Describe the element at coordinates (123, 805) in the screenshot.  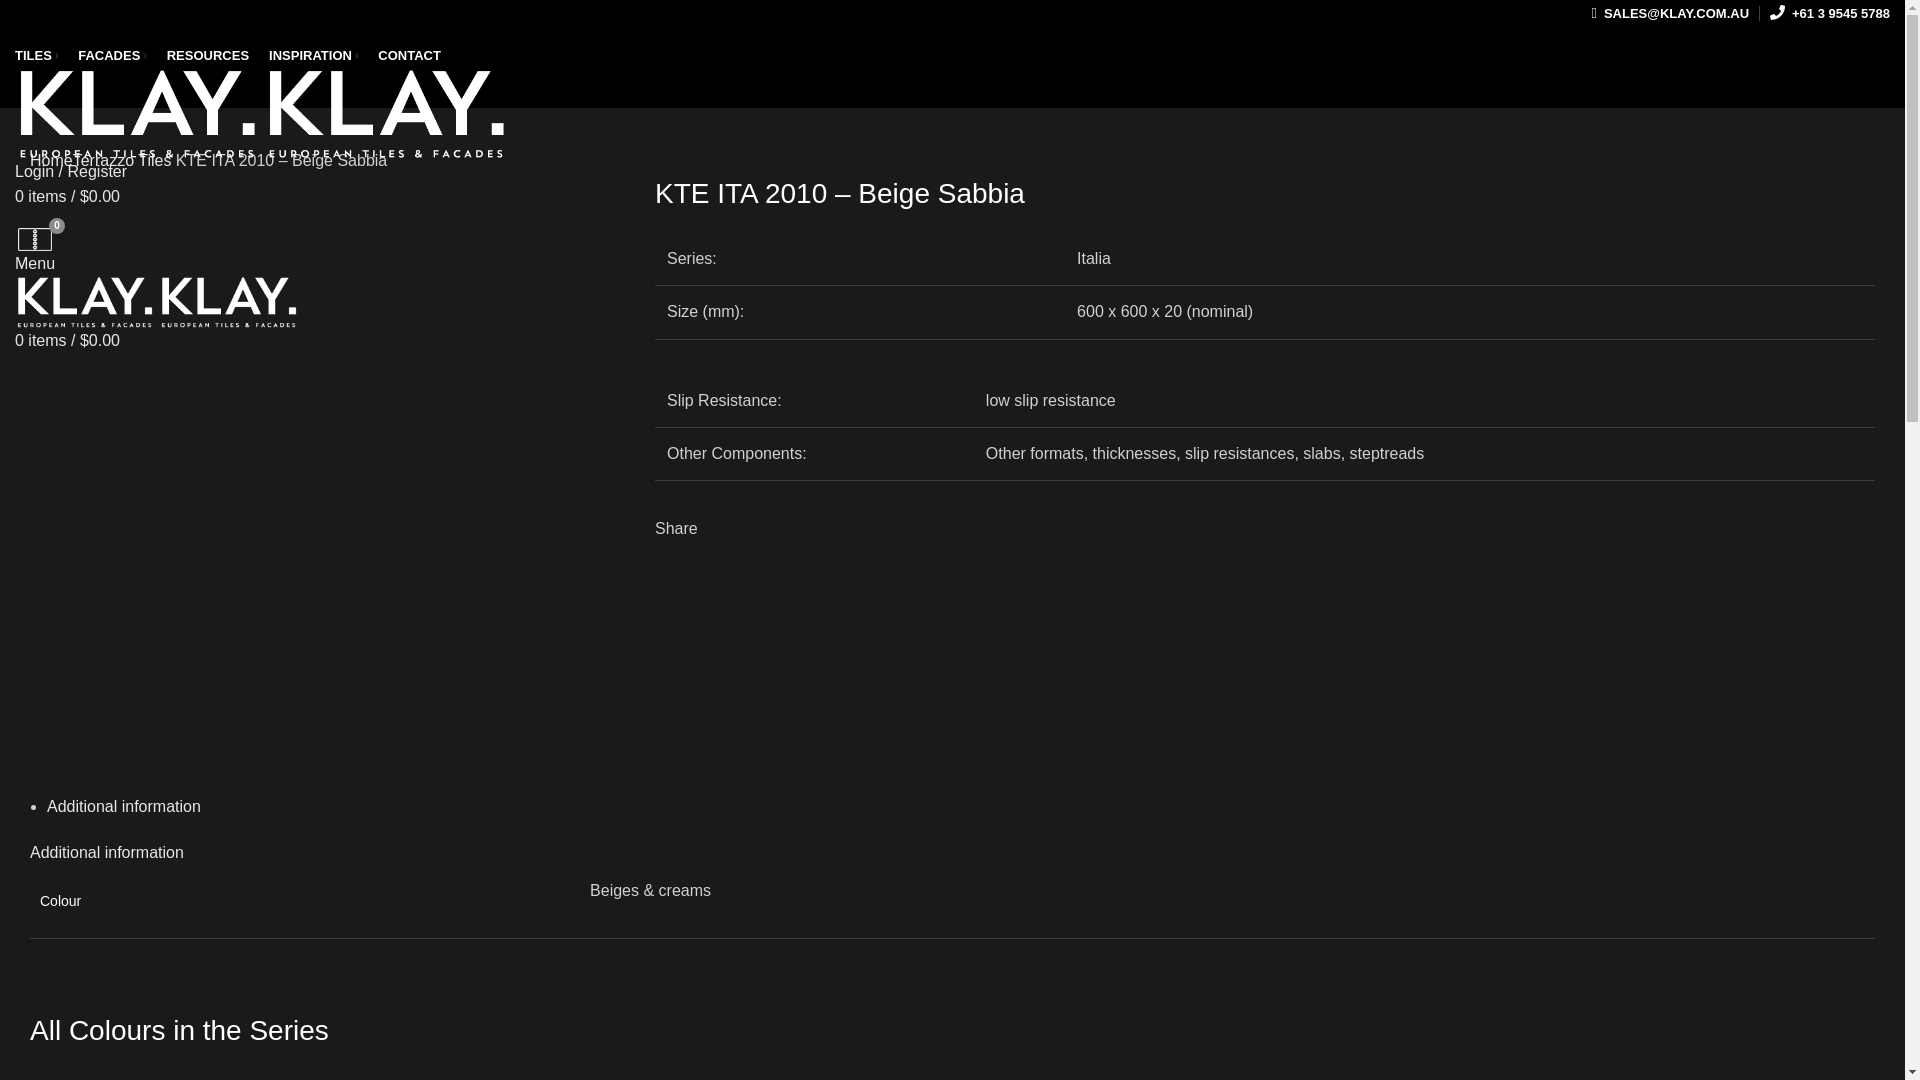
I see `'Additional information'` at that location.